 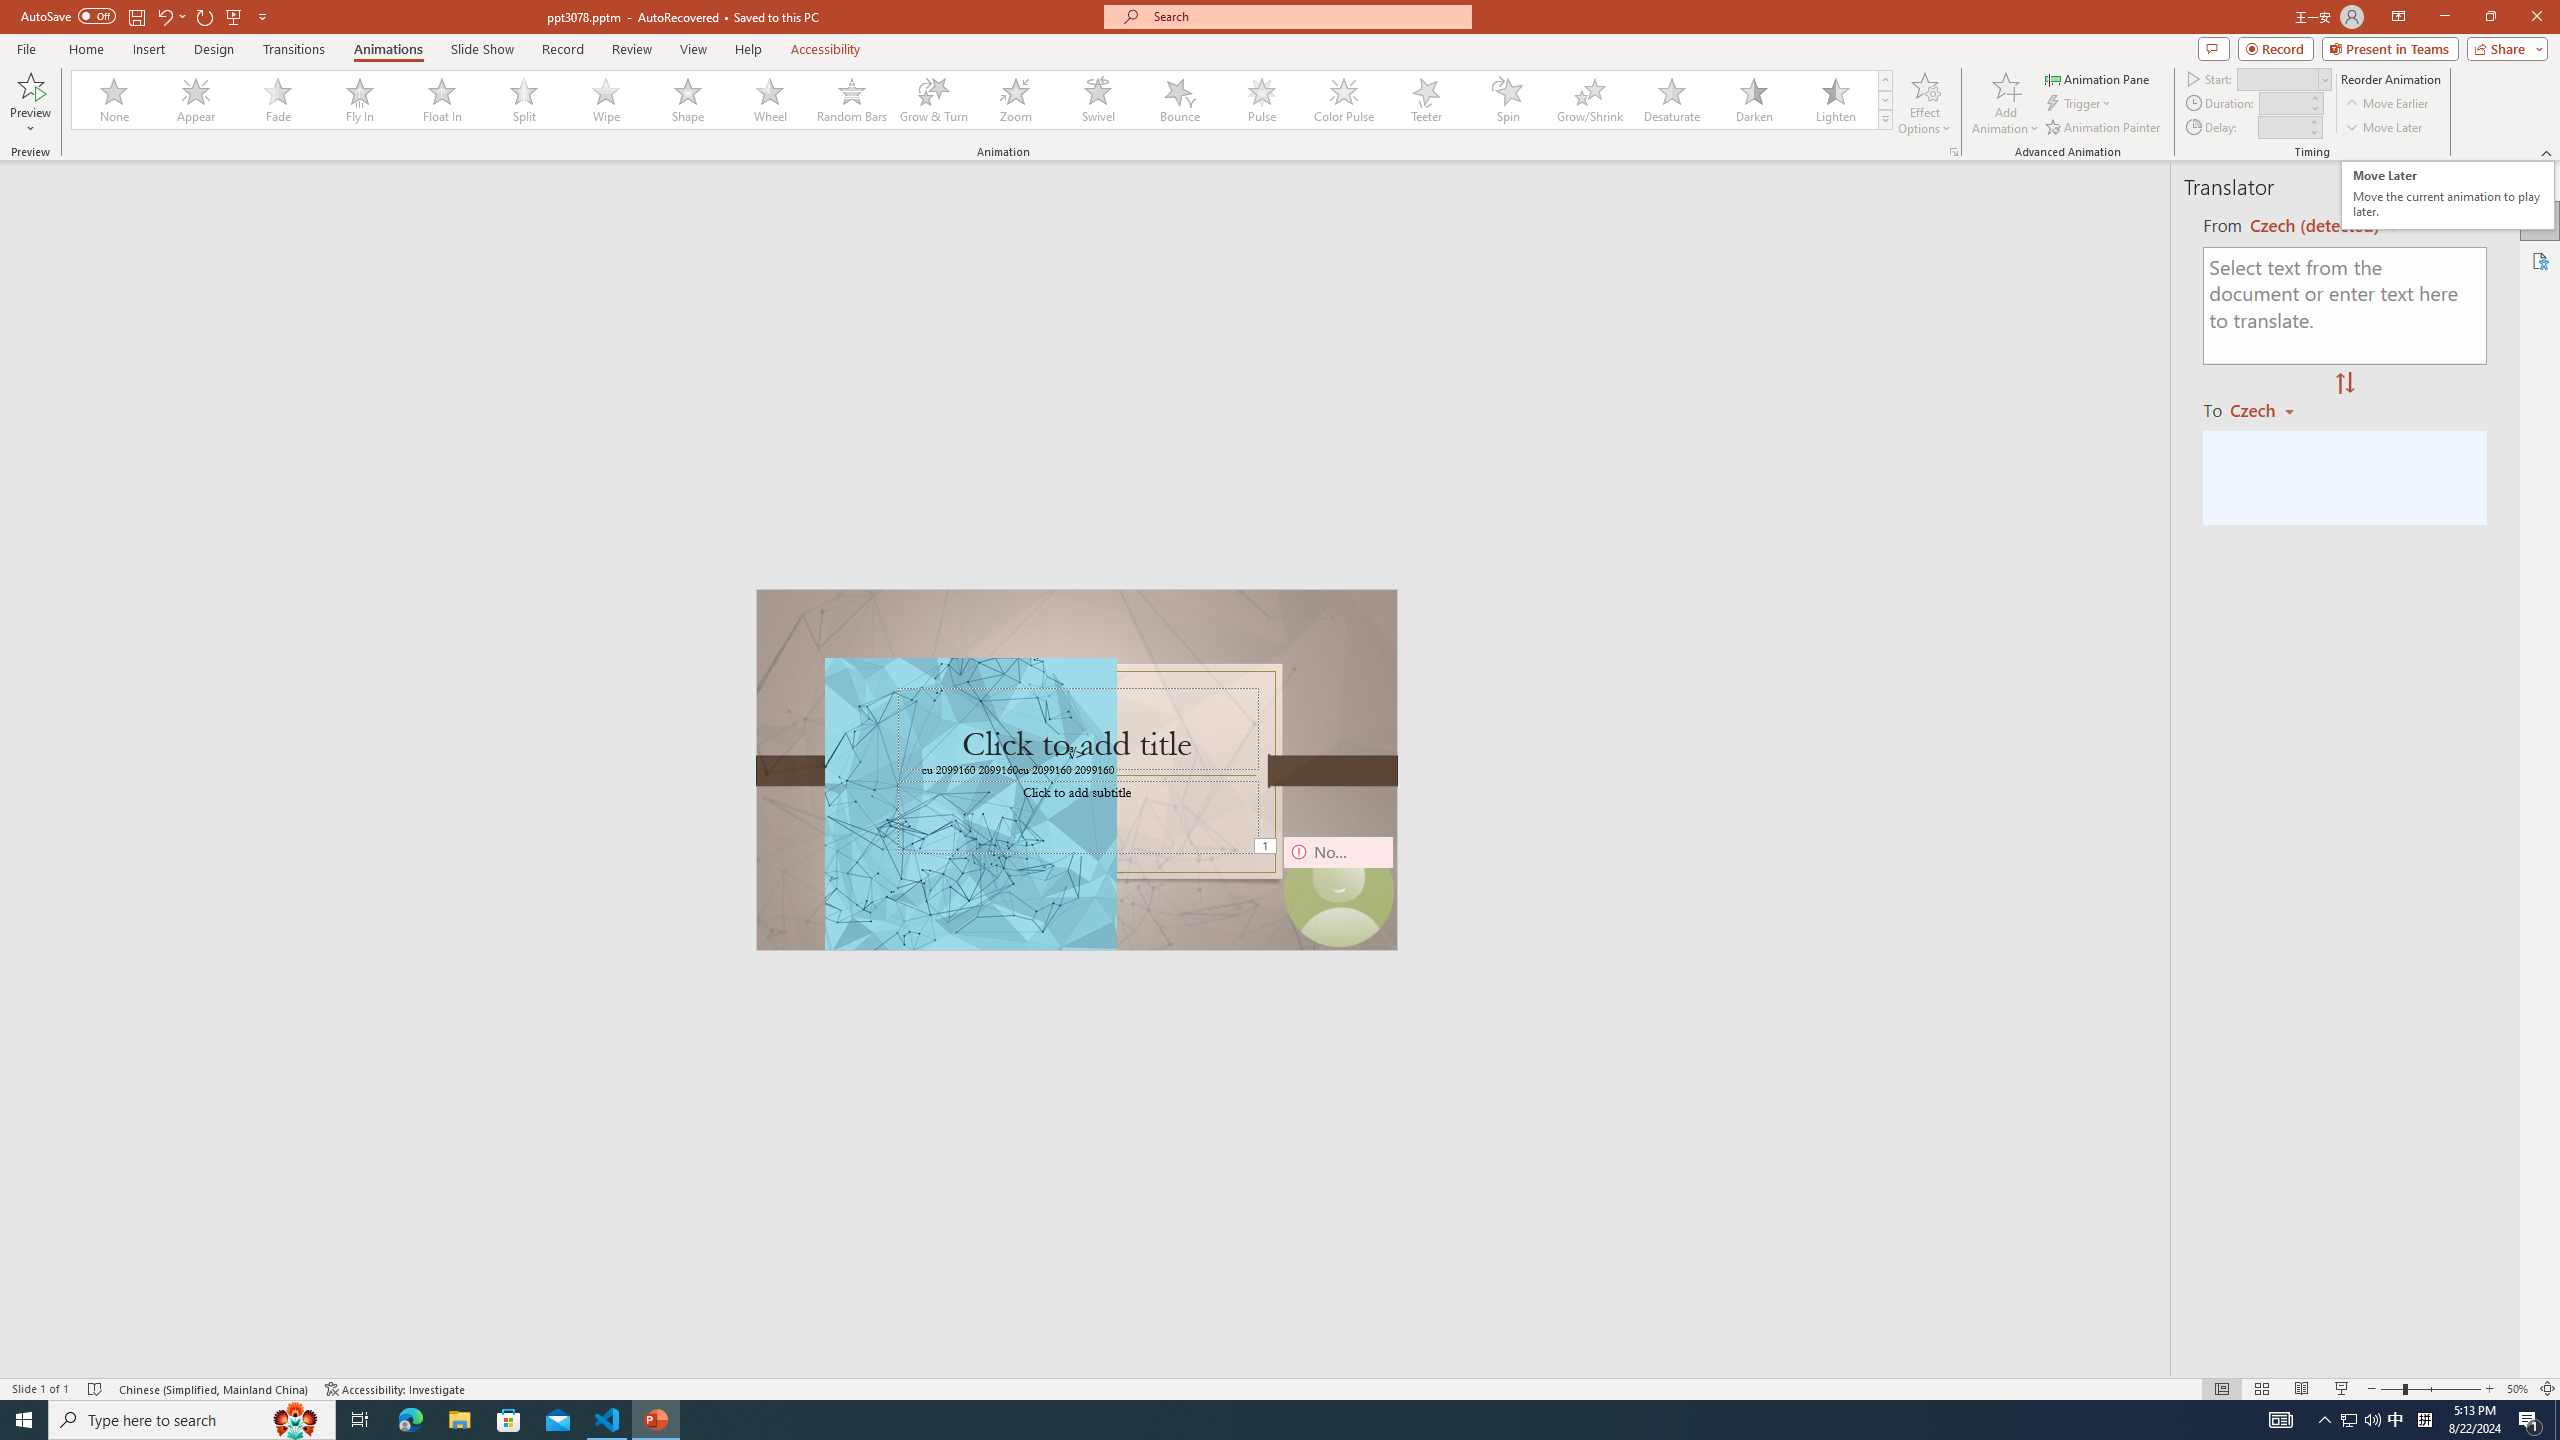 I want to click on 'None', so click(x=114, y=99).